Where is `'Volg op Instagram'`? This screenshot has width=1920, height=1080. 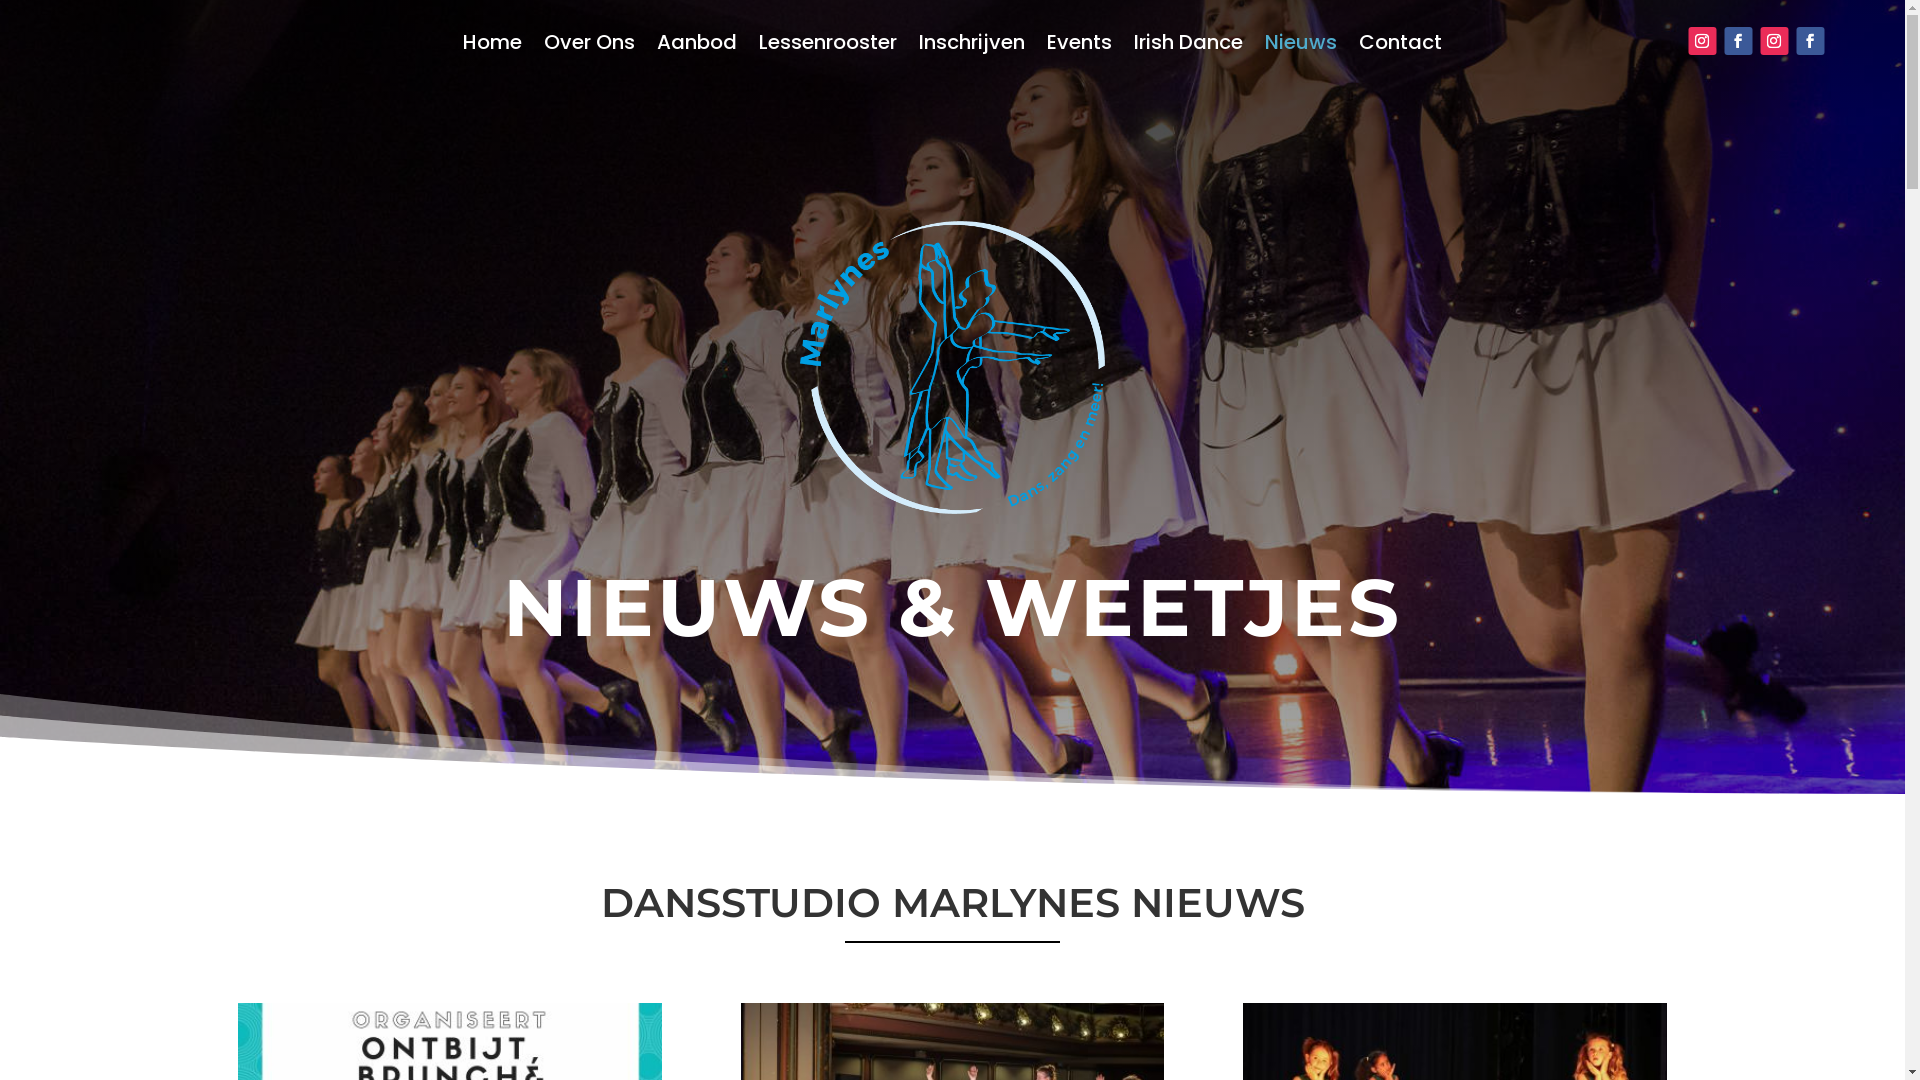
'Volg op Instagram' is located at coordinates (1701, 41).